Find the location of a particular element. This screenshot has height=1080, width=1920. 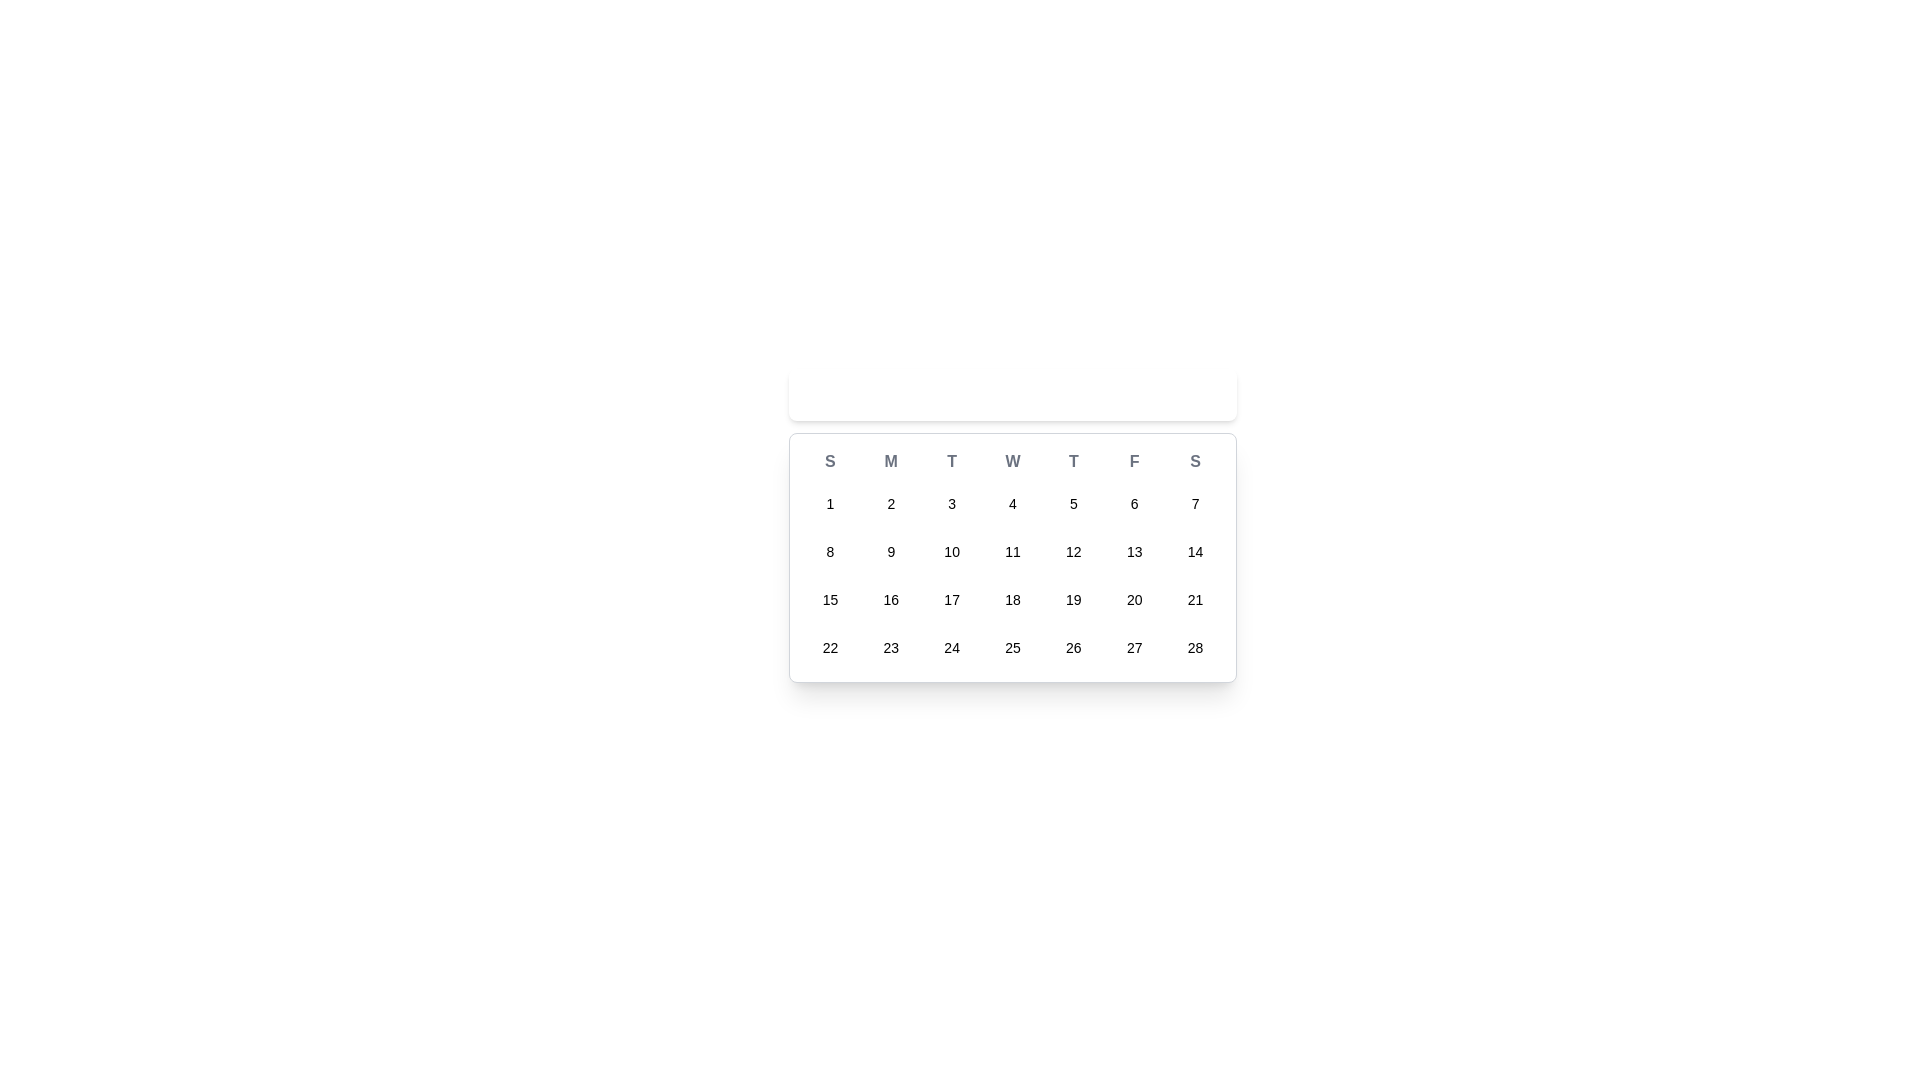

the date button labeled '16' in the fourth row and second column of the calendar grid is located at coordinates (890, 599).